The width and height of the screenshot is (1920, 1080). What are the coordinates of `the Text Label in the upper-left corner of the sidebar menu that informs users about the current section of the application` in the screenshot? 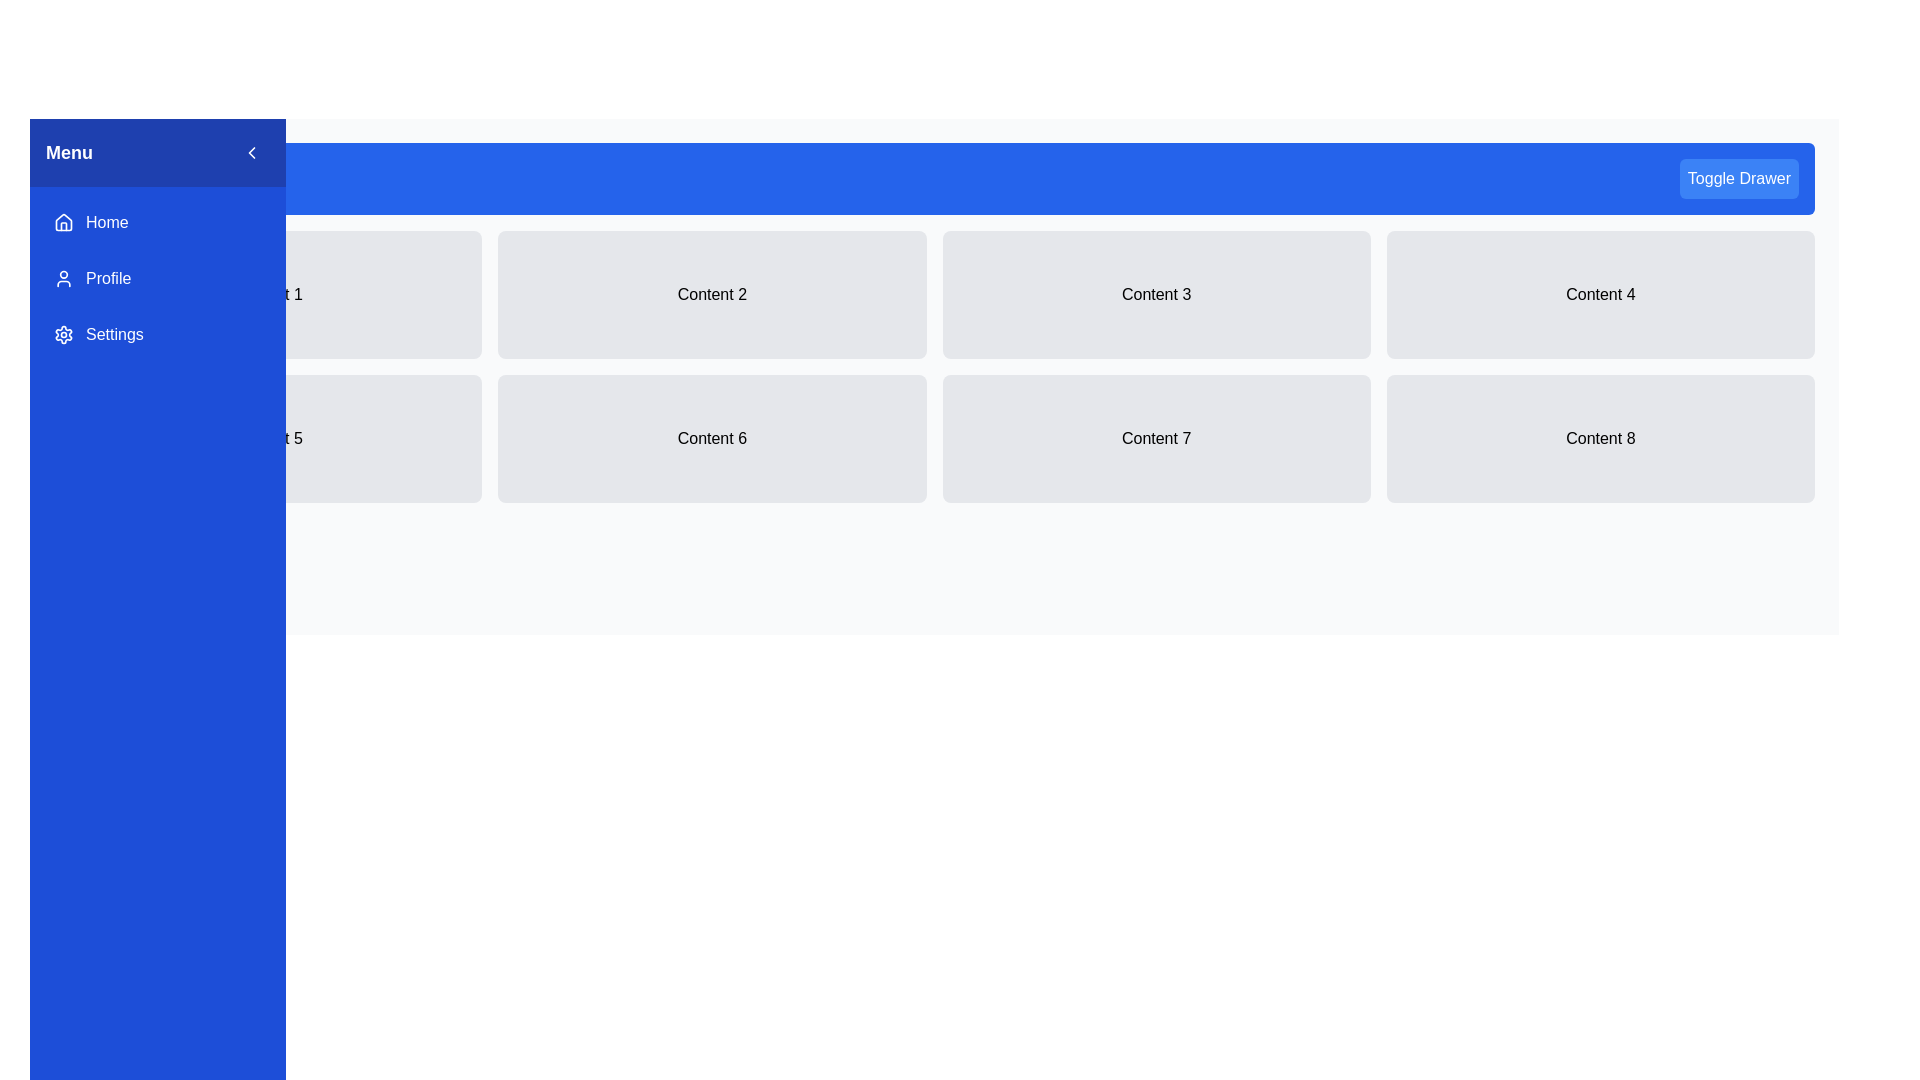 It's located at (69, 152).